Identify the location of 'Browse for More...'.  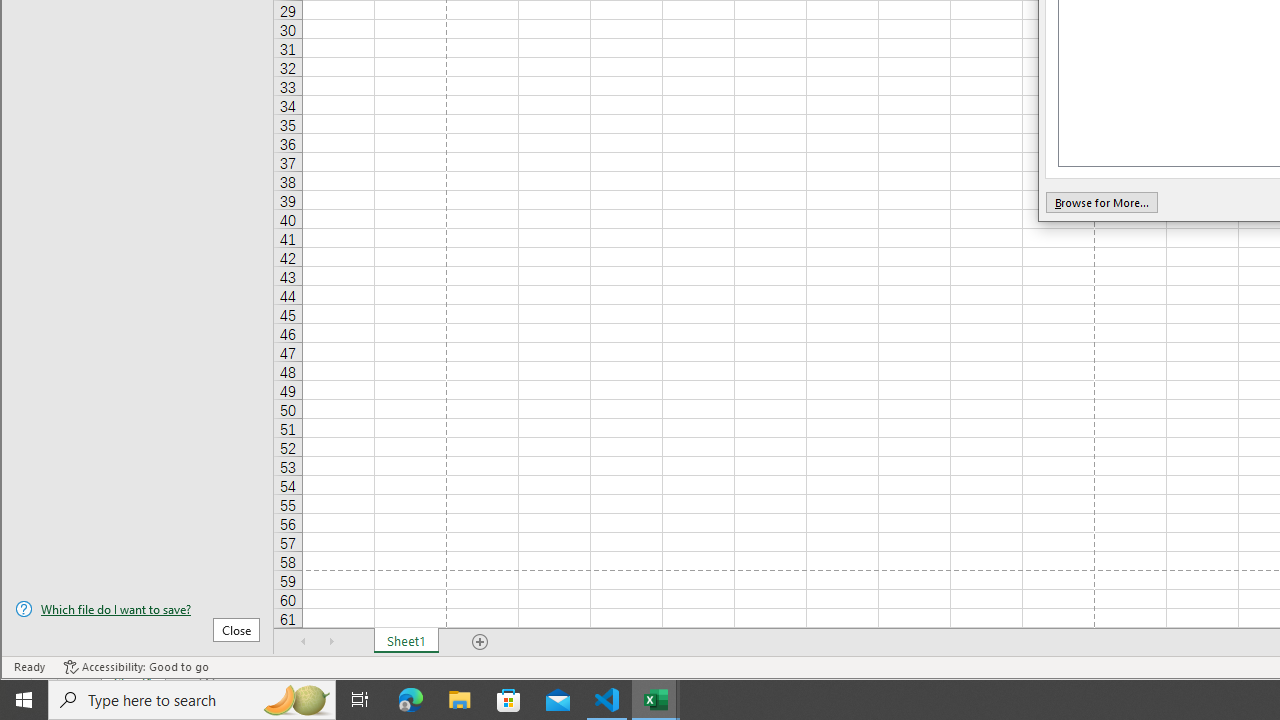
(1100, 202).